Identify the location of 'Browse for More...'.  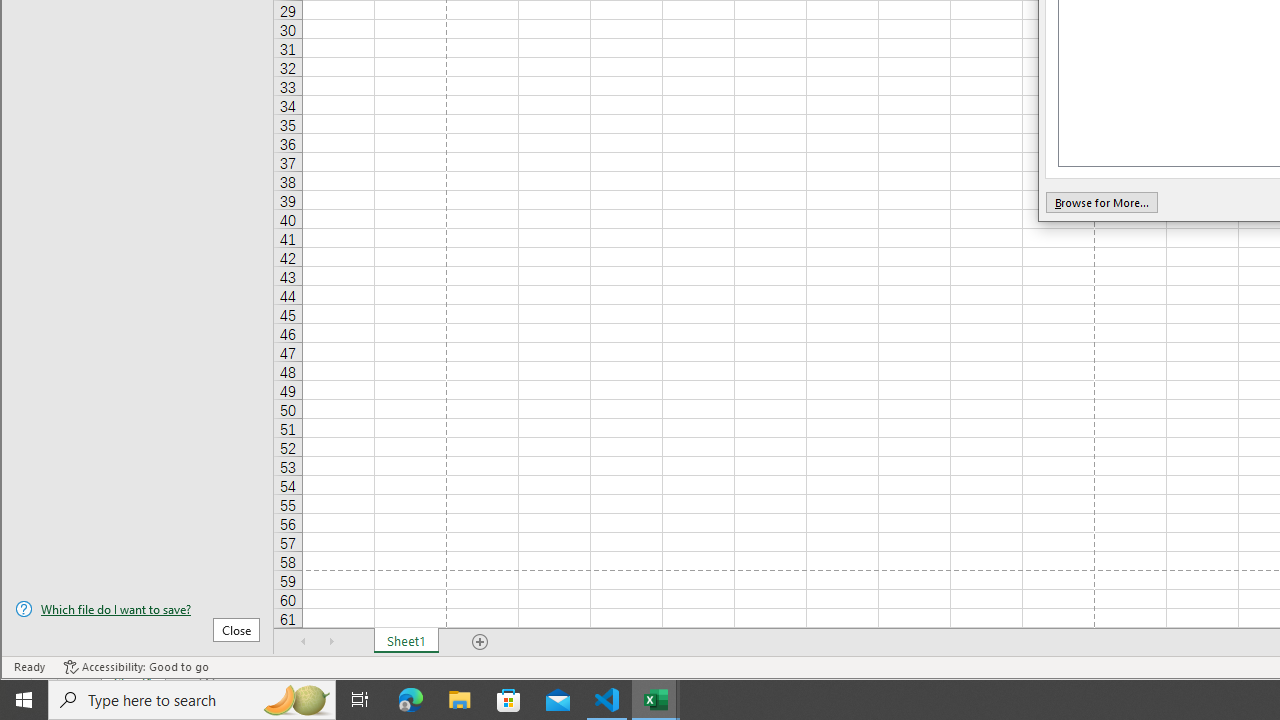
(1100, 202).